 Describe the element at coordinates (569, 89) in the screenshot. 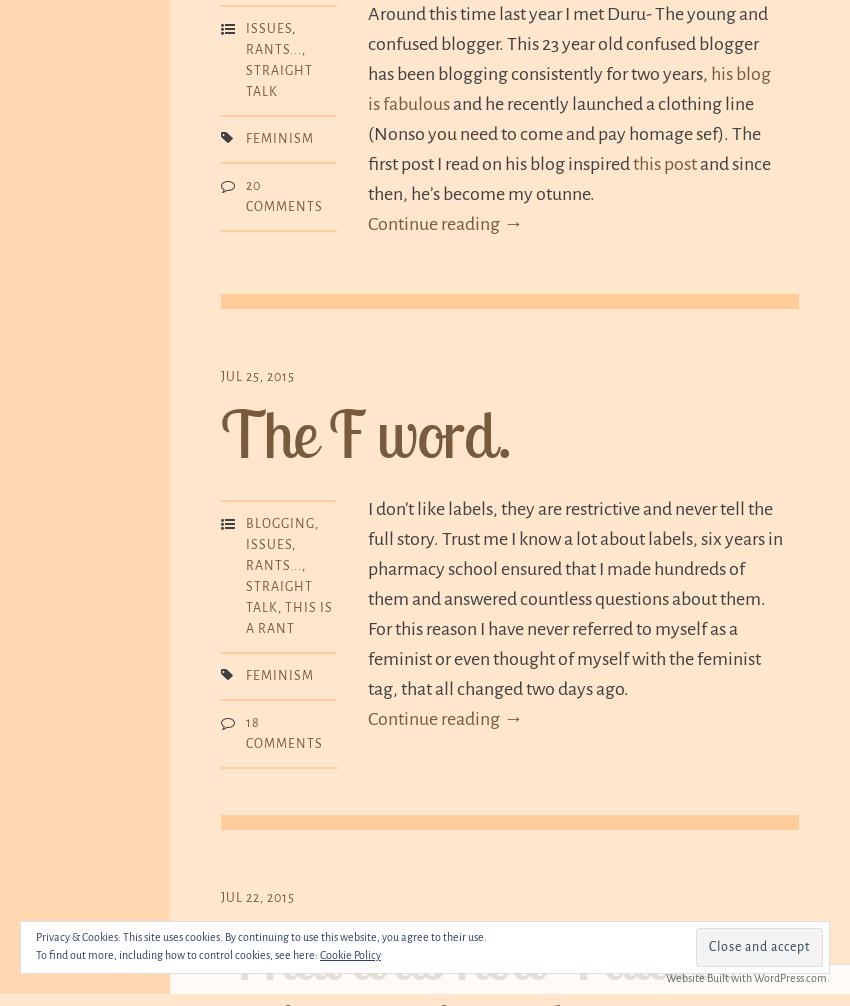

I see `'his blog is fabulous'` at that location.